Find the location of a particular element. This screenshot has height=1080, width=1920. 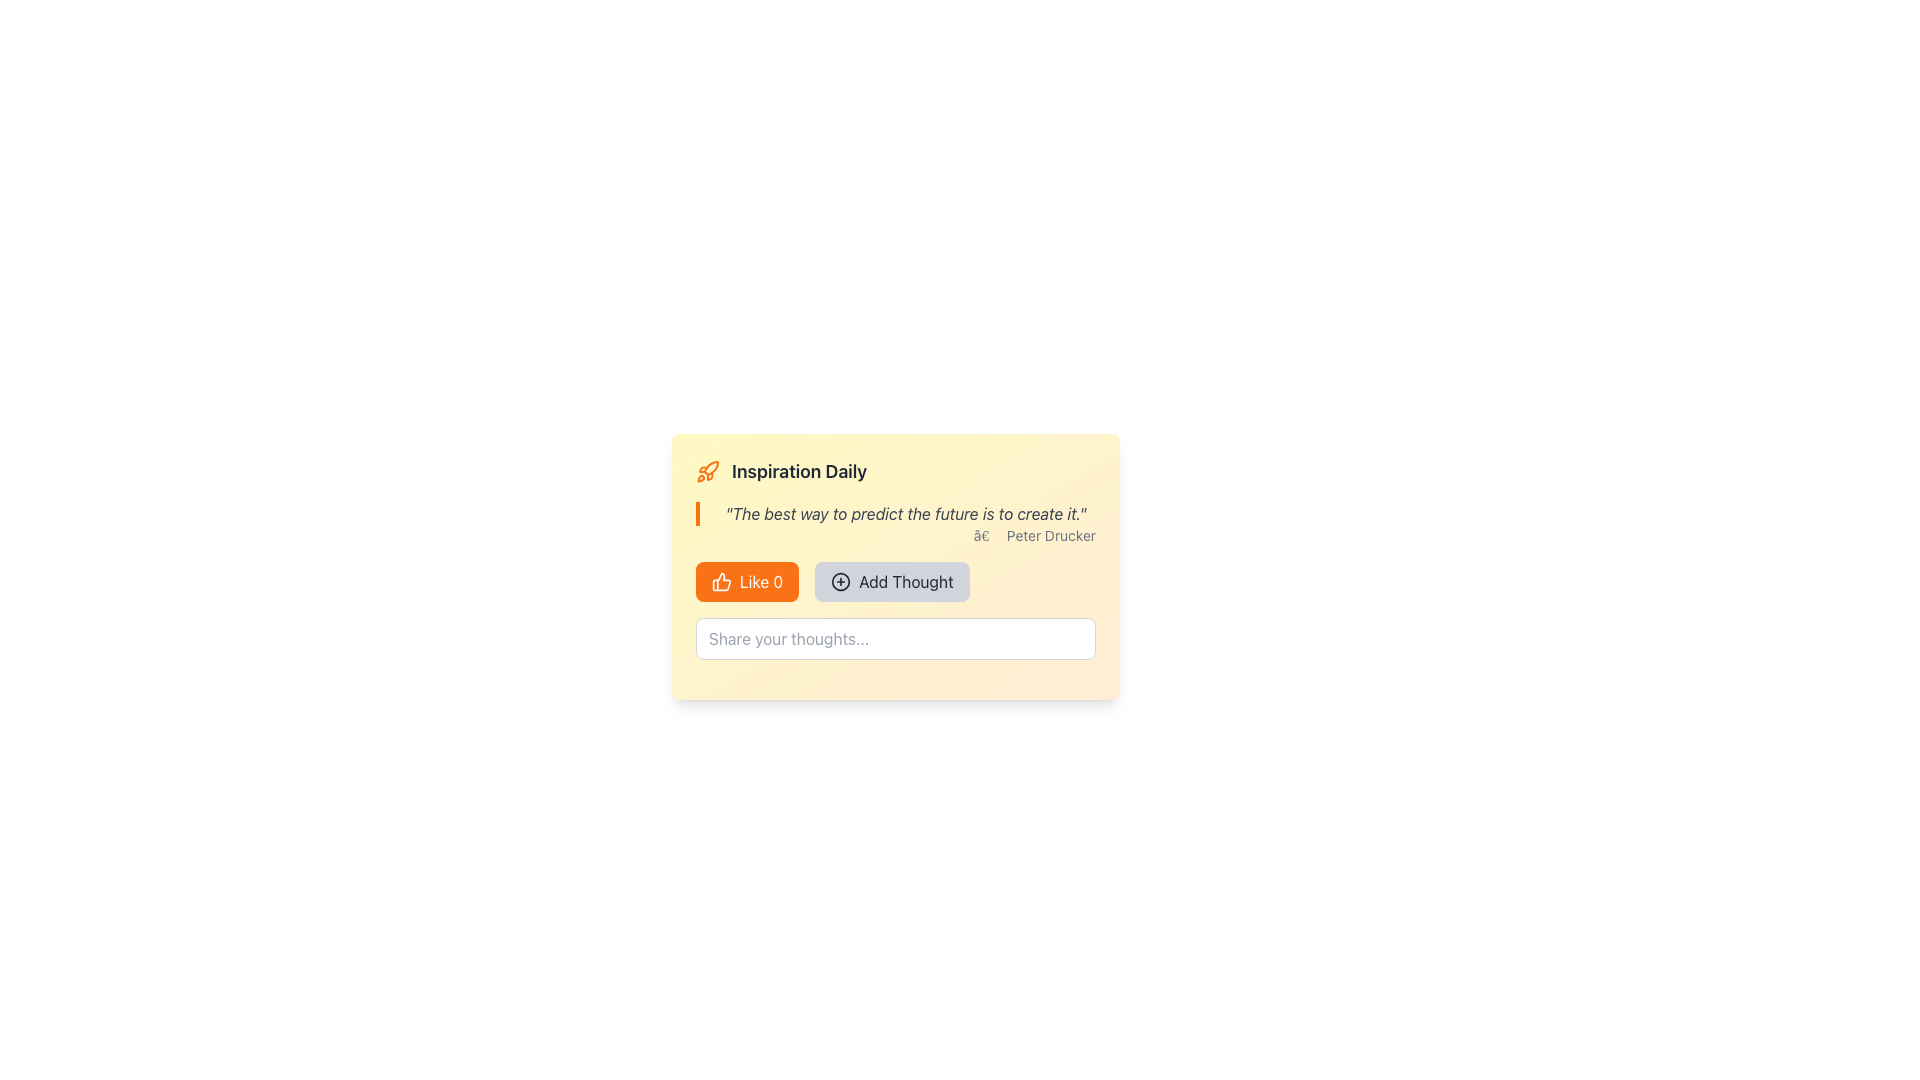

the motivational quotation display text block located between 'Inspiration Daily' and '— Peter Drucker' is located at coordinates (895, 512).